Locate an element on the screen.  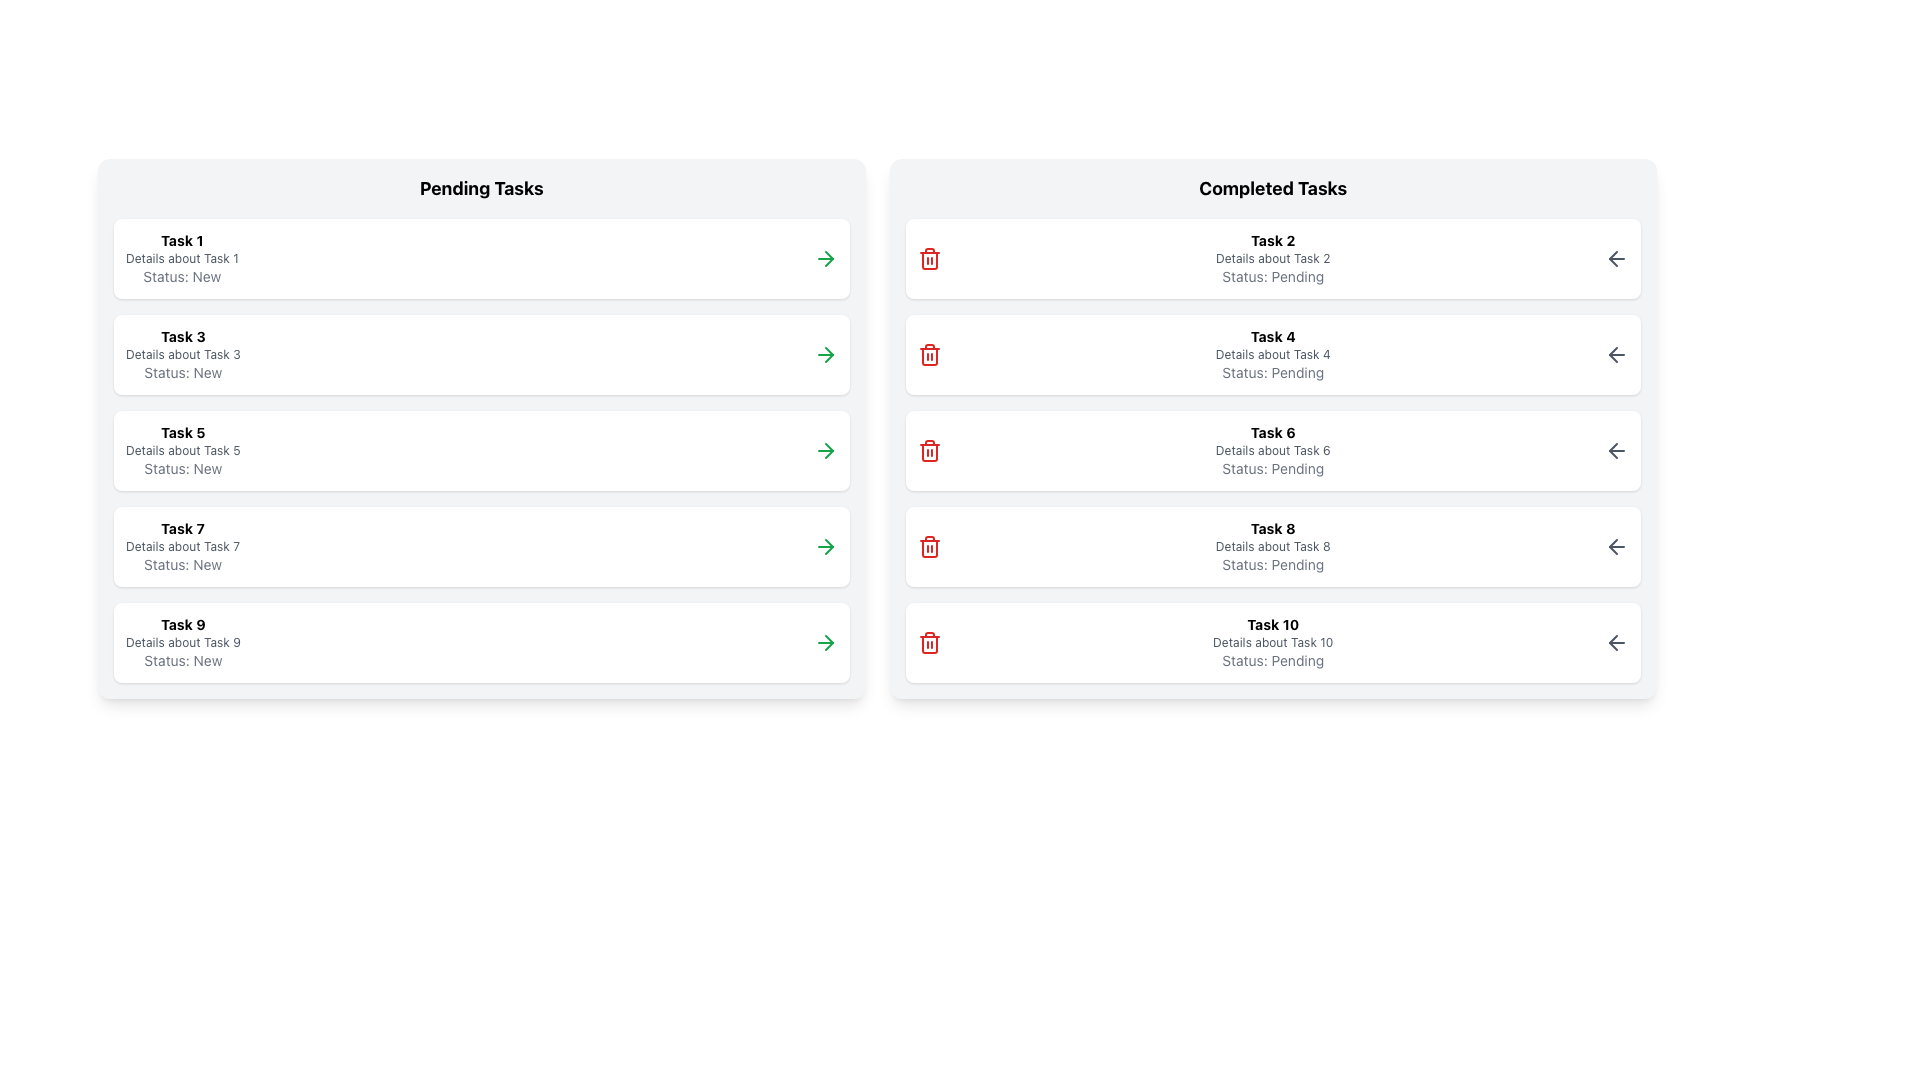
text from the header indicating the task number in the first line of the second card under 'Completed Tasks' in the right-hand column is located at coordinates (1272, 335).